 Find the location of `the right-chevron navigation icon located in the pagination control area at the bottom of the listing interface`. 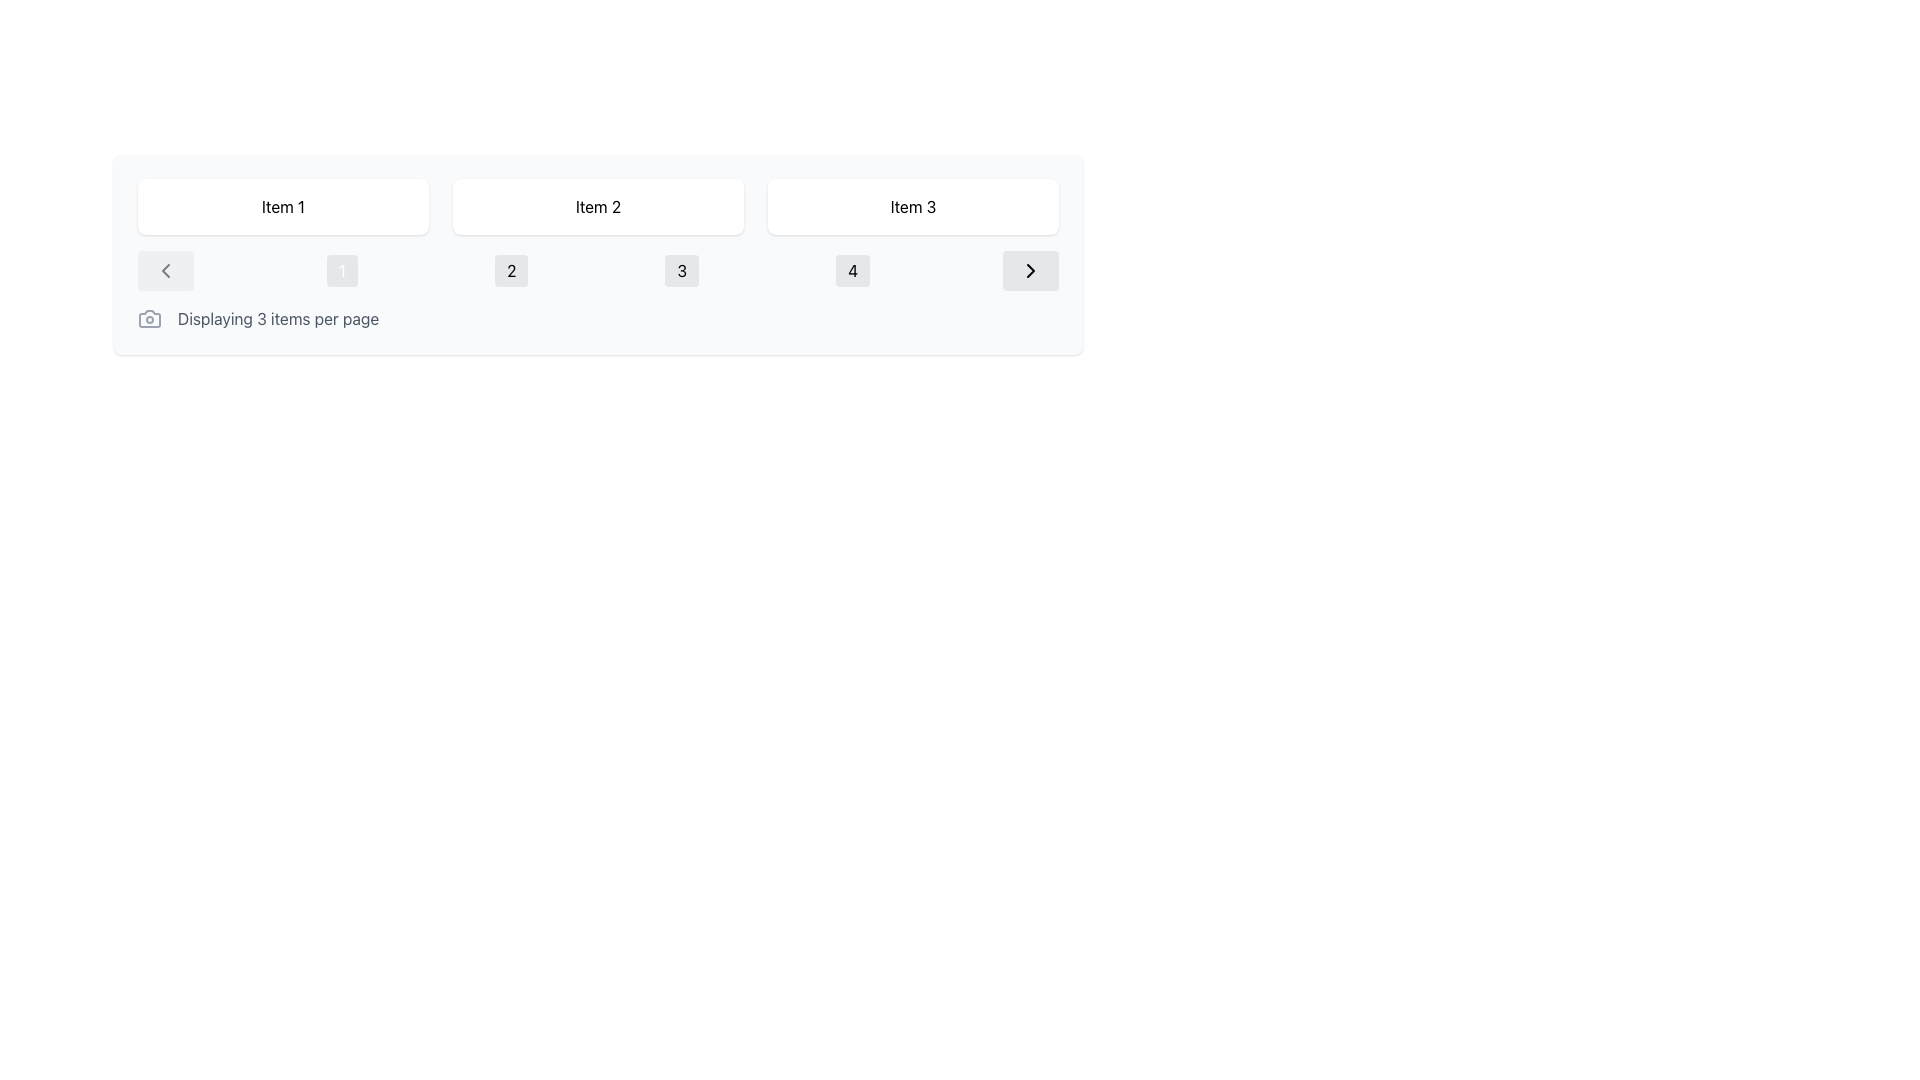

the right-chevron navigation icon located in the pagination control area at the bottom of the listing interface is located at coordinates (1031, 270).